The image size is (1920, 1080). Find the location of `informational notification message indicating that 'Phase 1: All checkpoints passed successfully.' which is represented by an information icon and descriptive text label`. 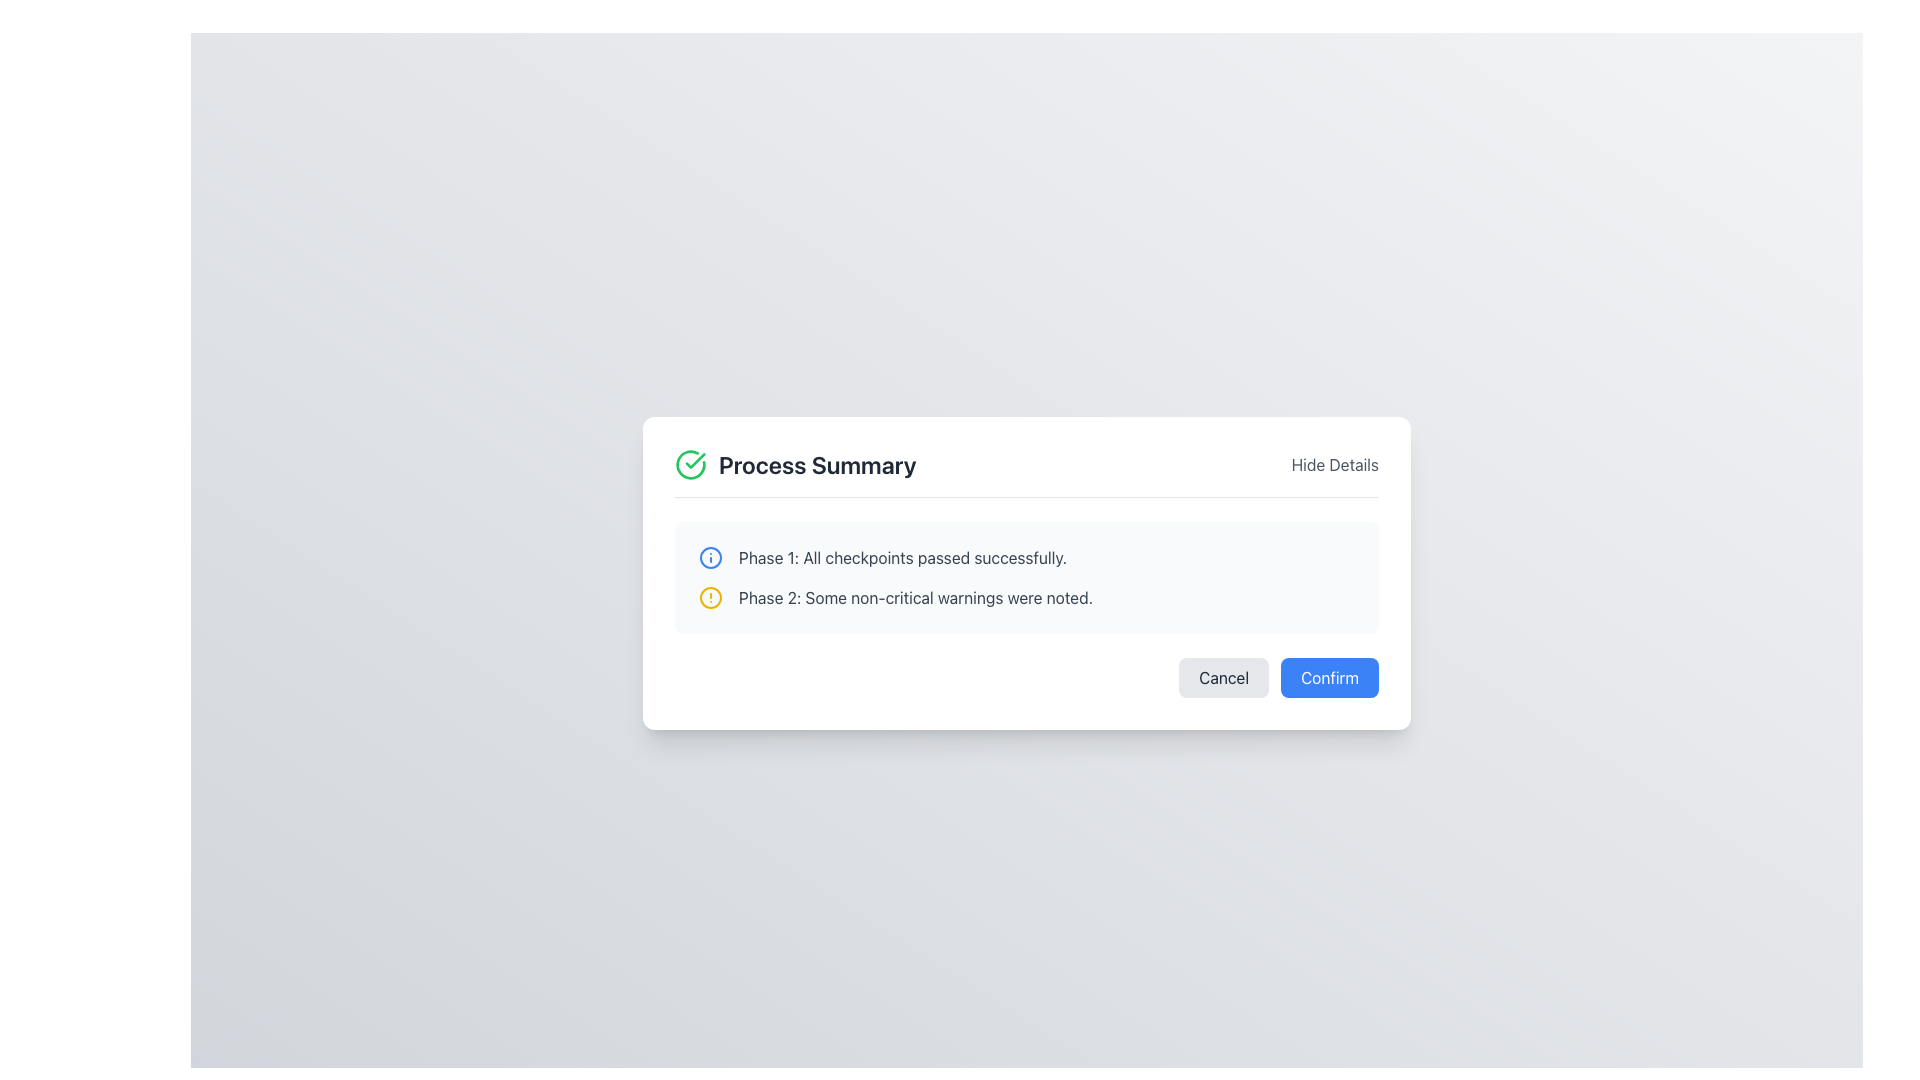

informational notification message indicating that 'Phase 1: All checkpoints passed successfully.' which is represented by an information icon and descriptive text label is located at coordinates (1027, 556).